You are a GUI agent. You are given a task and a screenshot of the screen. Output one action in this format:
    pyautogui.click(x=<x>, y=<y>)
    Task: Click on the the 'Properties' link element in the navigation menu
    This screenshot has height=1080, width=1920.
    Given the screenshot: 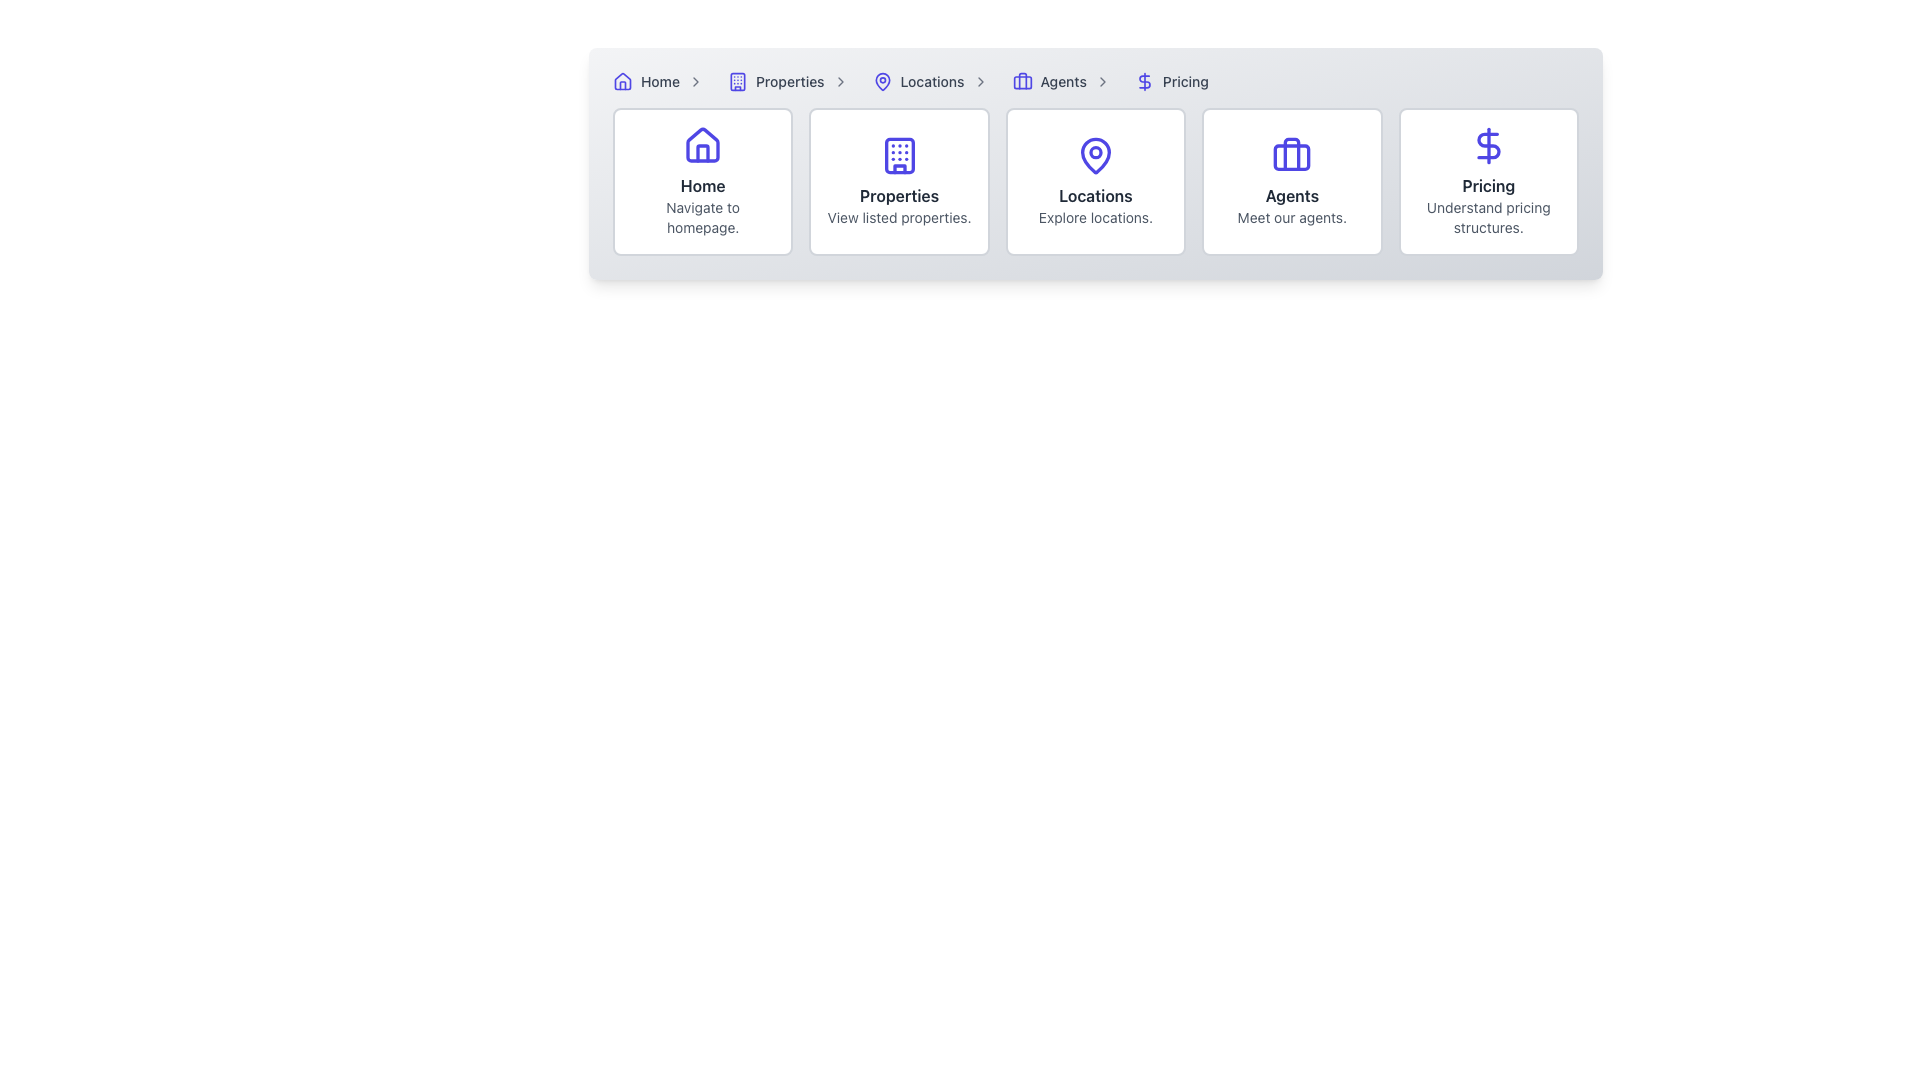 What is the action you would take?
    pyautogui.click(x=789, y=80)
    